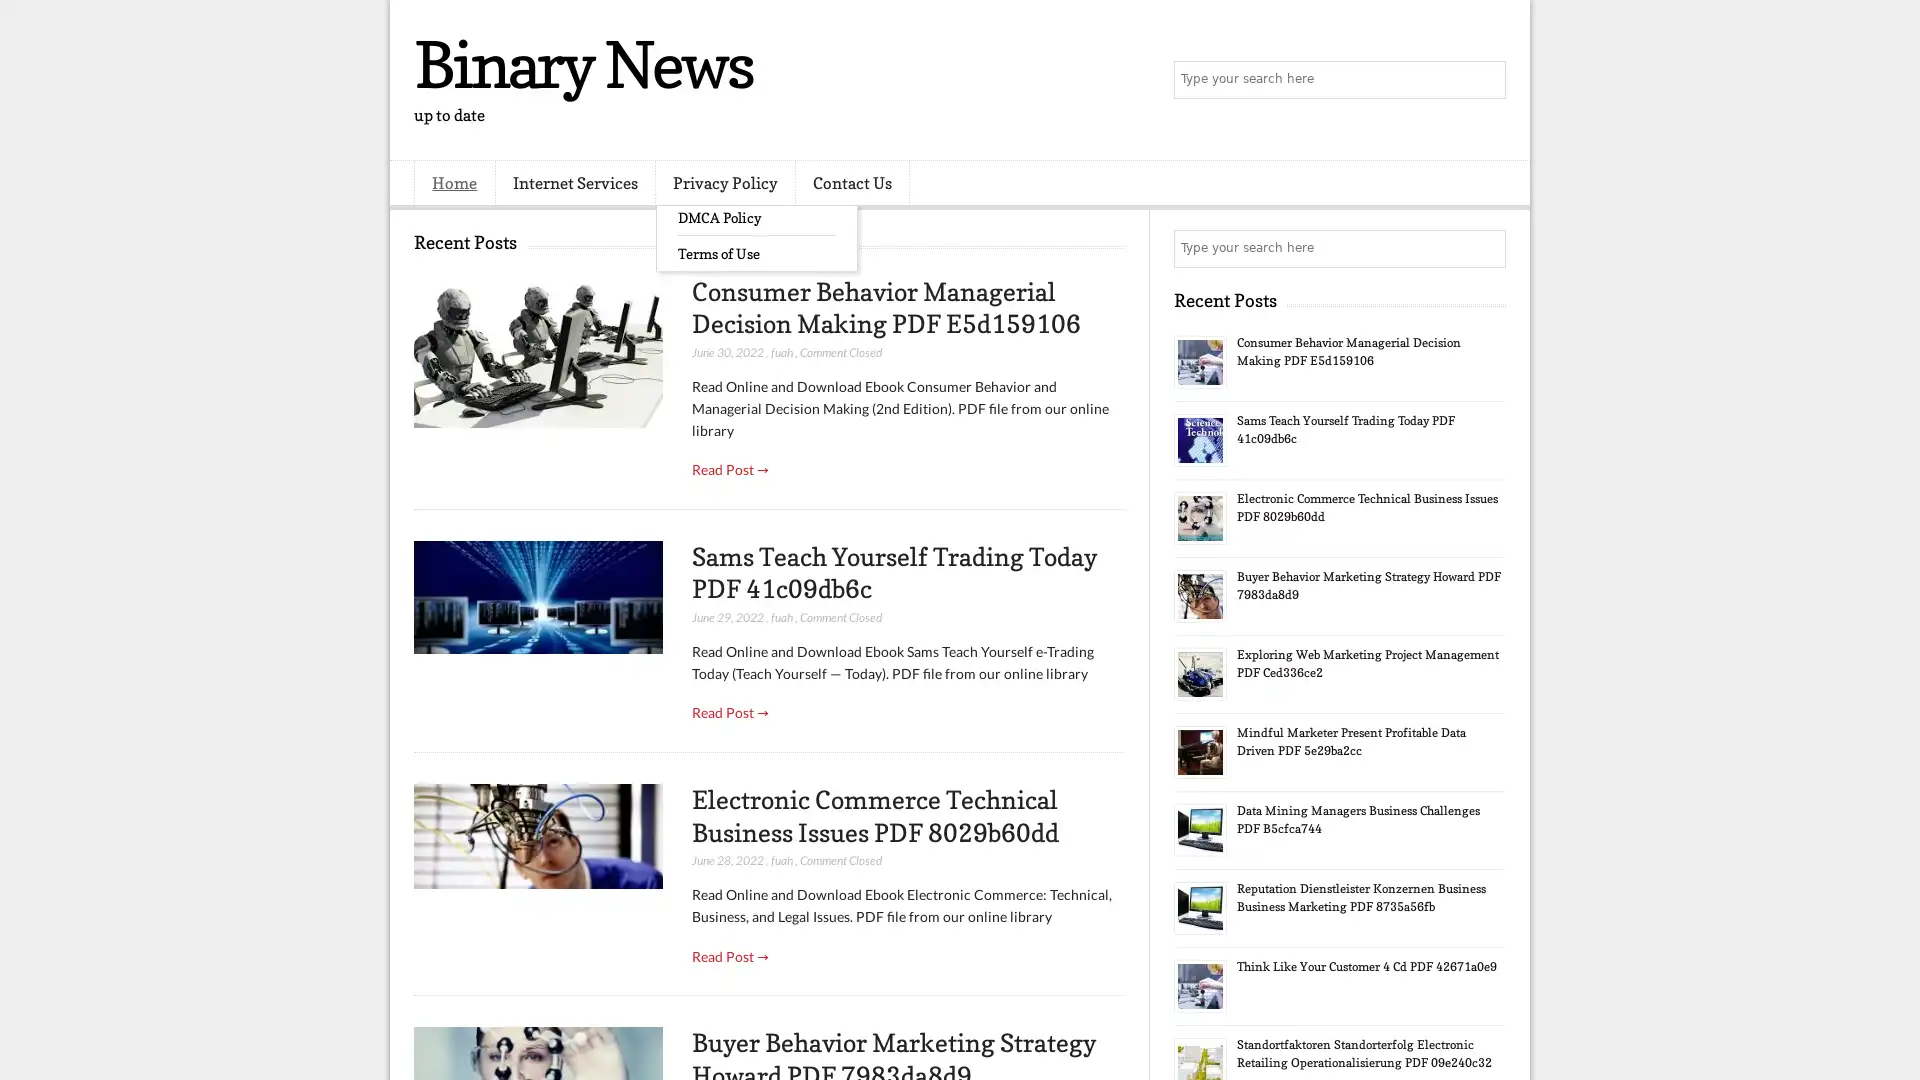 The width and height of the screenshot is (1920, 1080). Describe the element at coordinates (1485, 80) in the screenshot. I see `Search` at that location.